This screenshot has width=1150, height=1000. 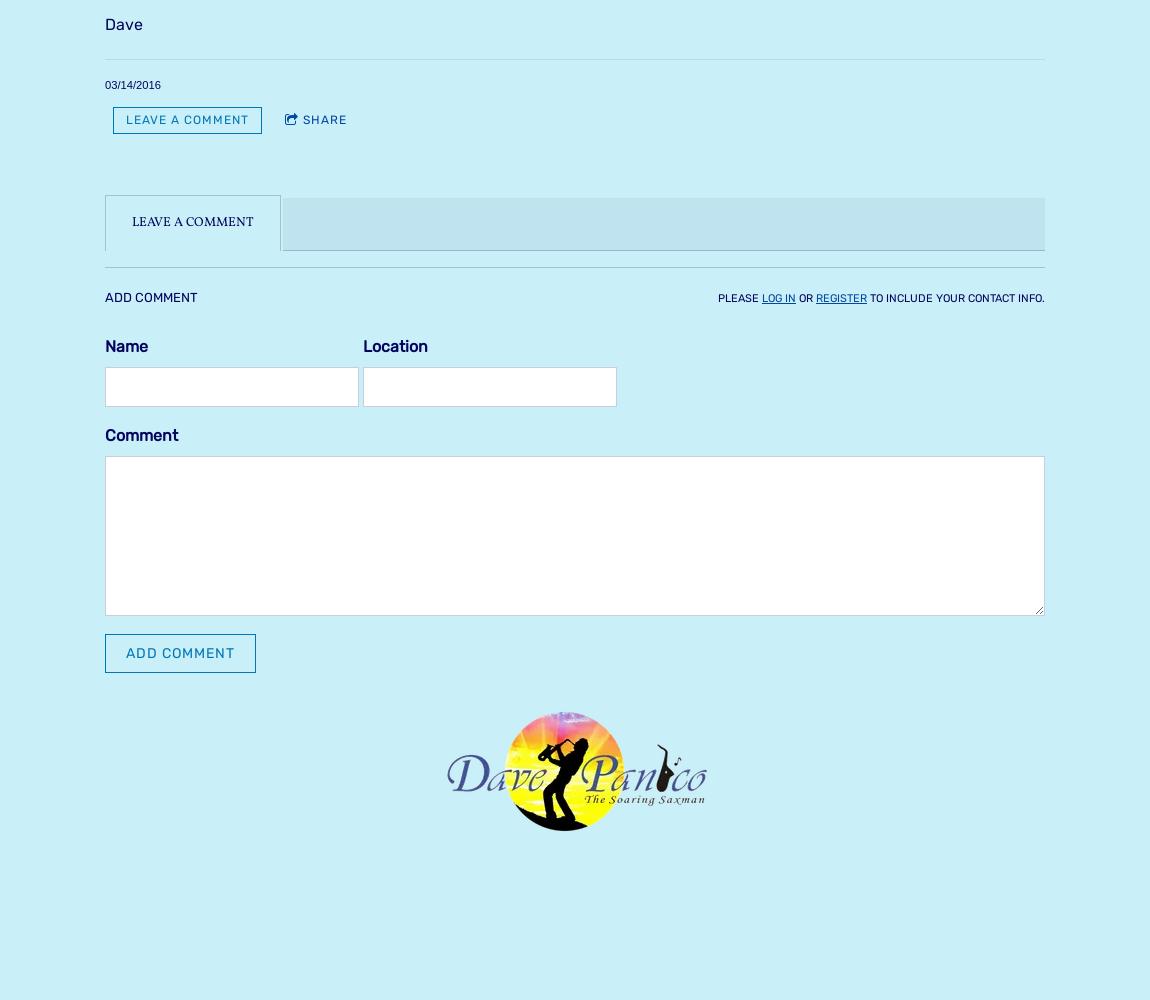 What do you see at coordinates (778, 297) in the screenshot?
I see `'log in'` at bounding box center [778, 297].